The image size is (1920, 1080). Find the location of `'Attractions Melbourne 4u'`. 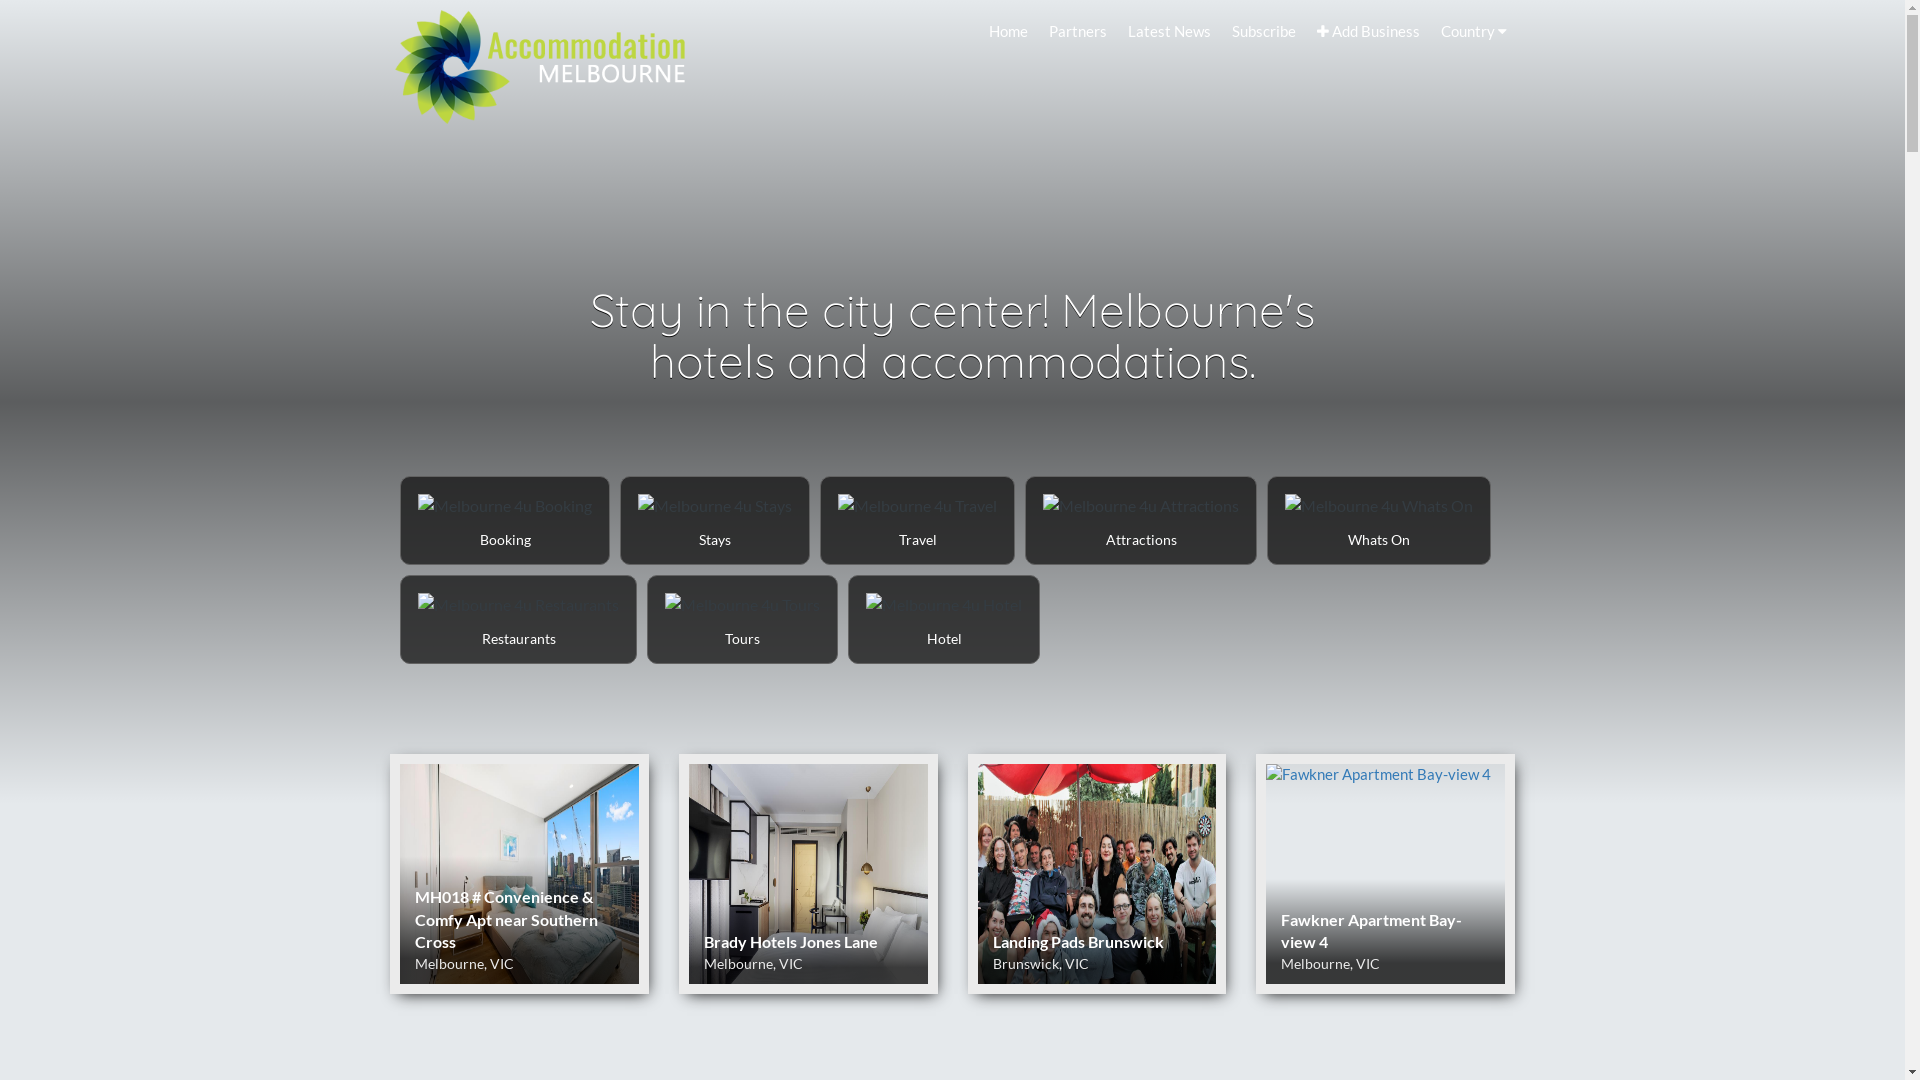

'Attractions Melbourne 4u' is located at coordinates (1141, 519).